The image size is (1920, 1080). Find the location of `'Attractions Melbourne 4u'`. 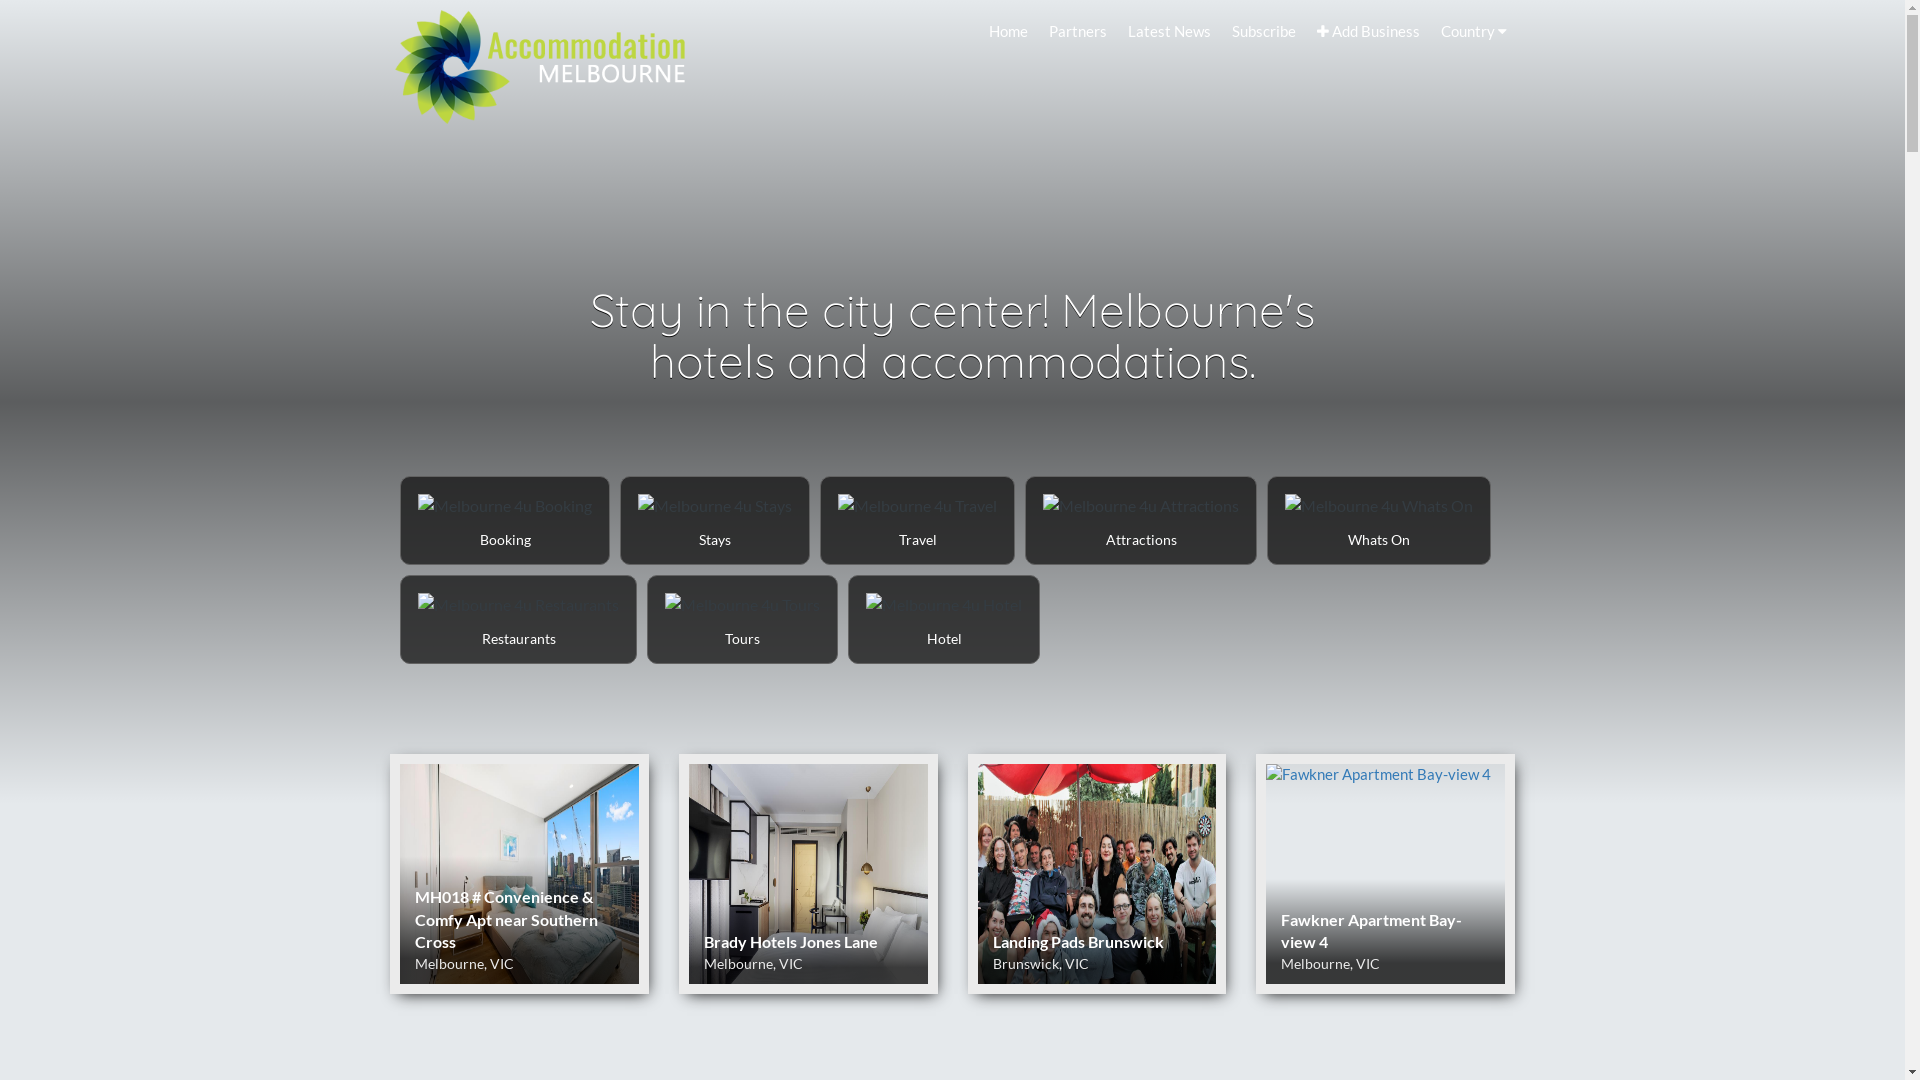

'Attractions Melbourne 4u' is located at coordinates (1141, 519).